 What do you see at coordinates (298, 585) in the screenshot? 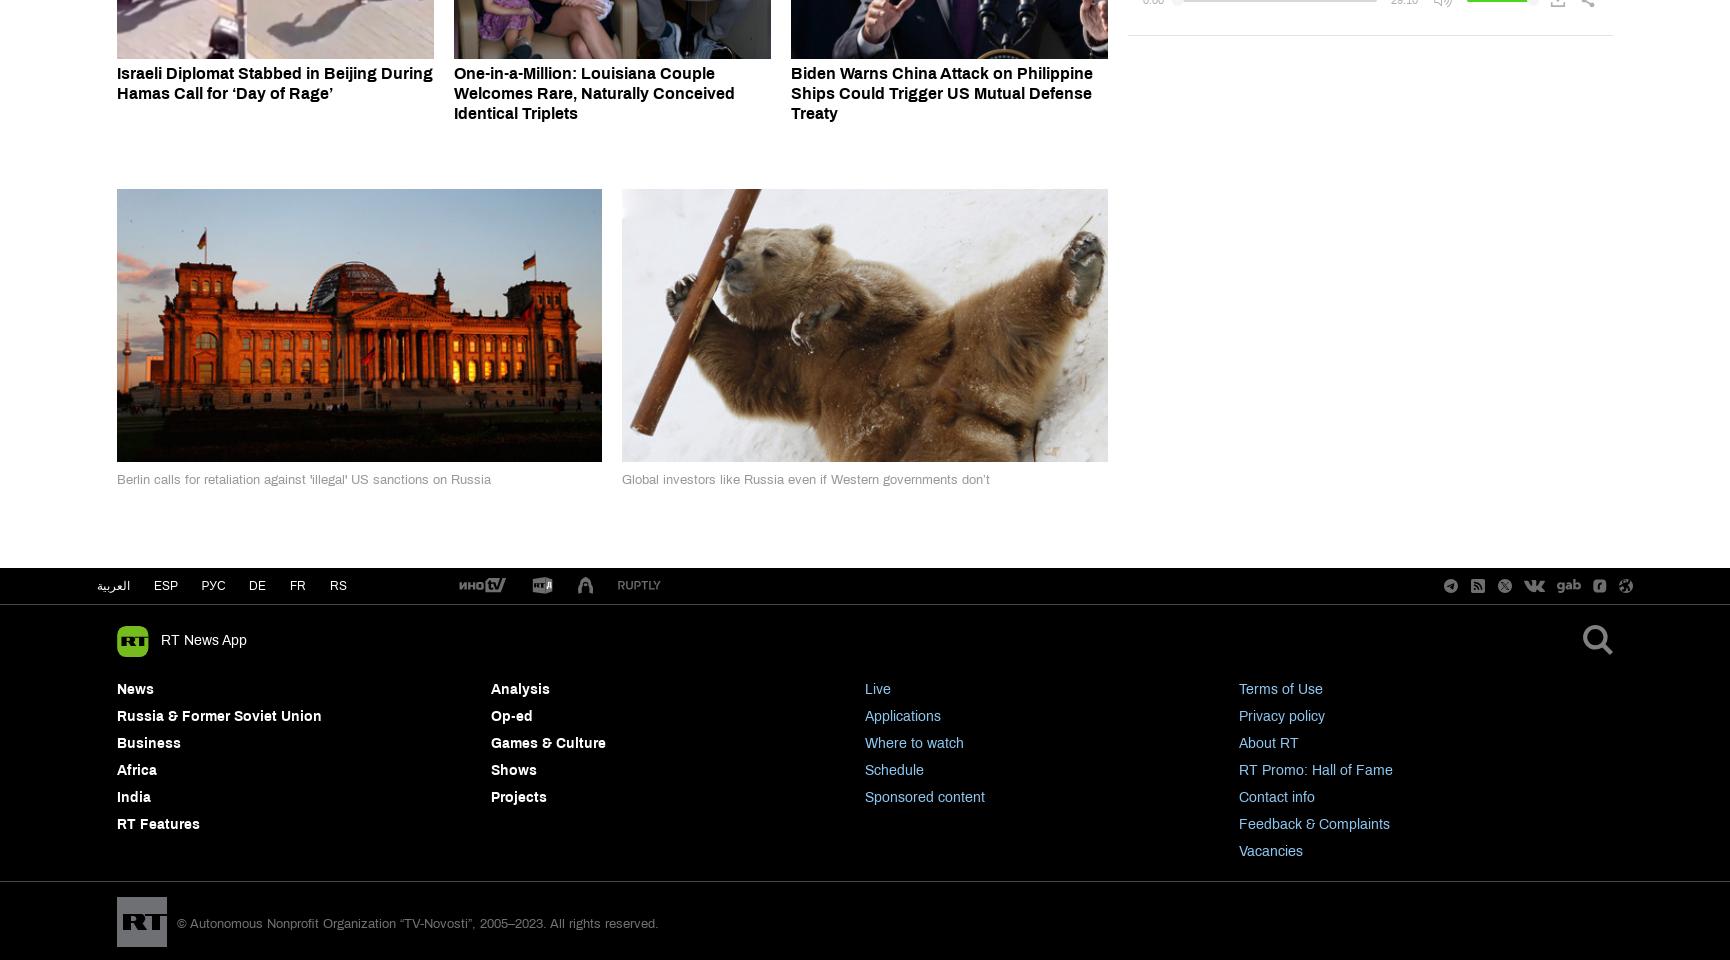
I see `'fr'` at bounding box center [298, 585].